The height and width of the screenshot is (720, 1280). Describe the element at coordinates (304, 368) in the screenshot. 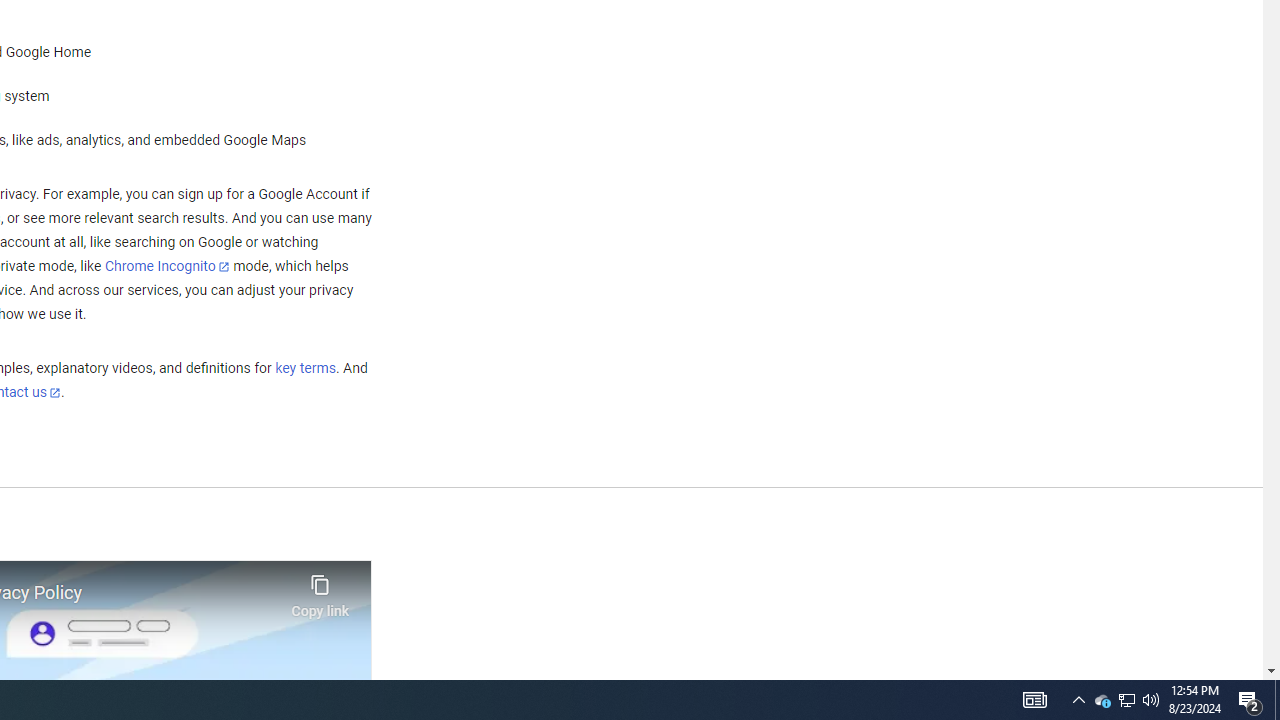

I see `'key terms'` at that location.